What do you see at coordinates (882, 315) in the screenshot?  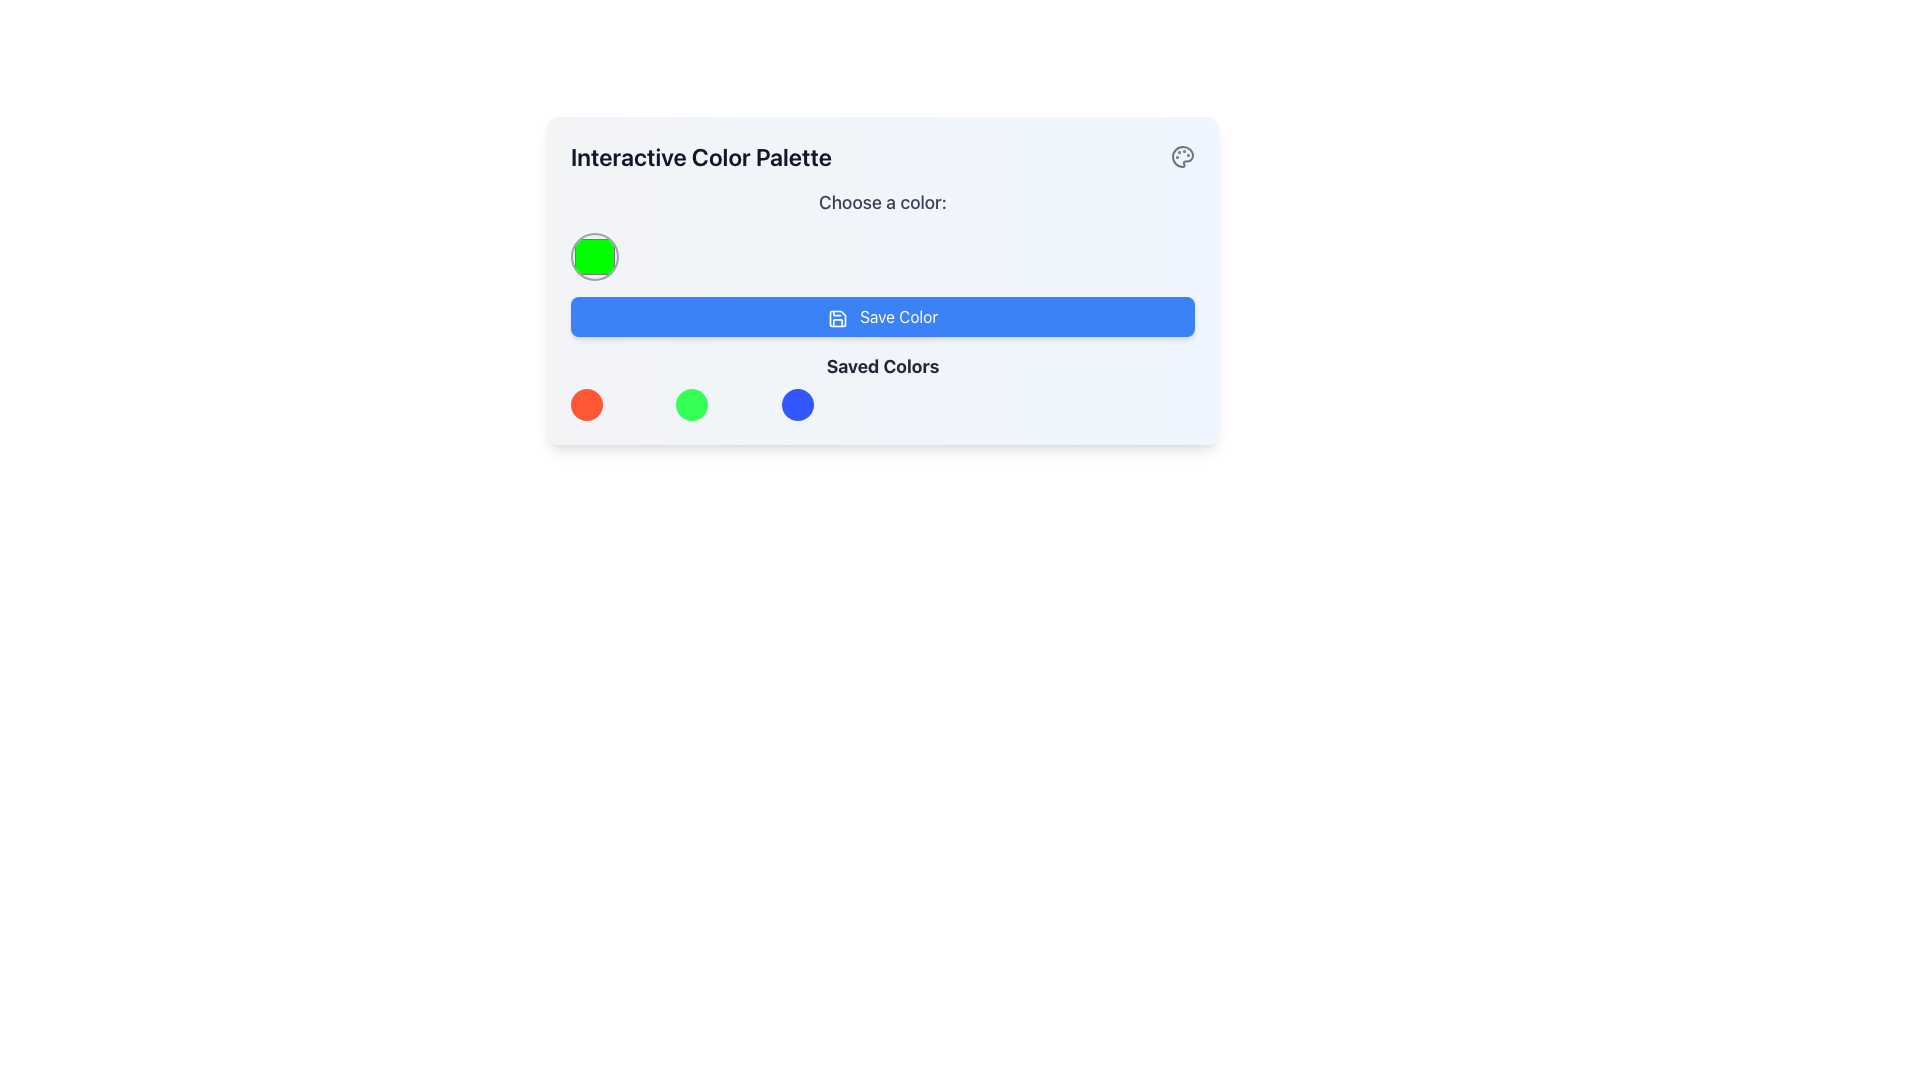 I see `the 'Save Color' button, which is a rectangular button with a blue background and white text, positioned centrally below a color selection circle` at bounding box center [882, 315].